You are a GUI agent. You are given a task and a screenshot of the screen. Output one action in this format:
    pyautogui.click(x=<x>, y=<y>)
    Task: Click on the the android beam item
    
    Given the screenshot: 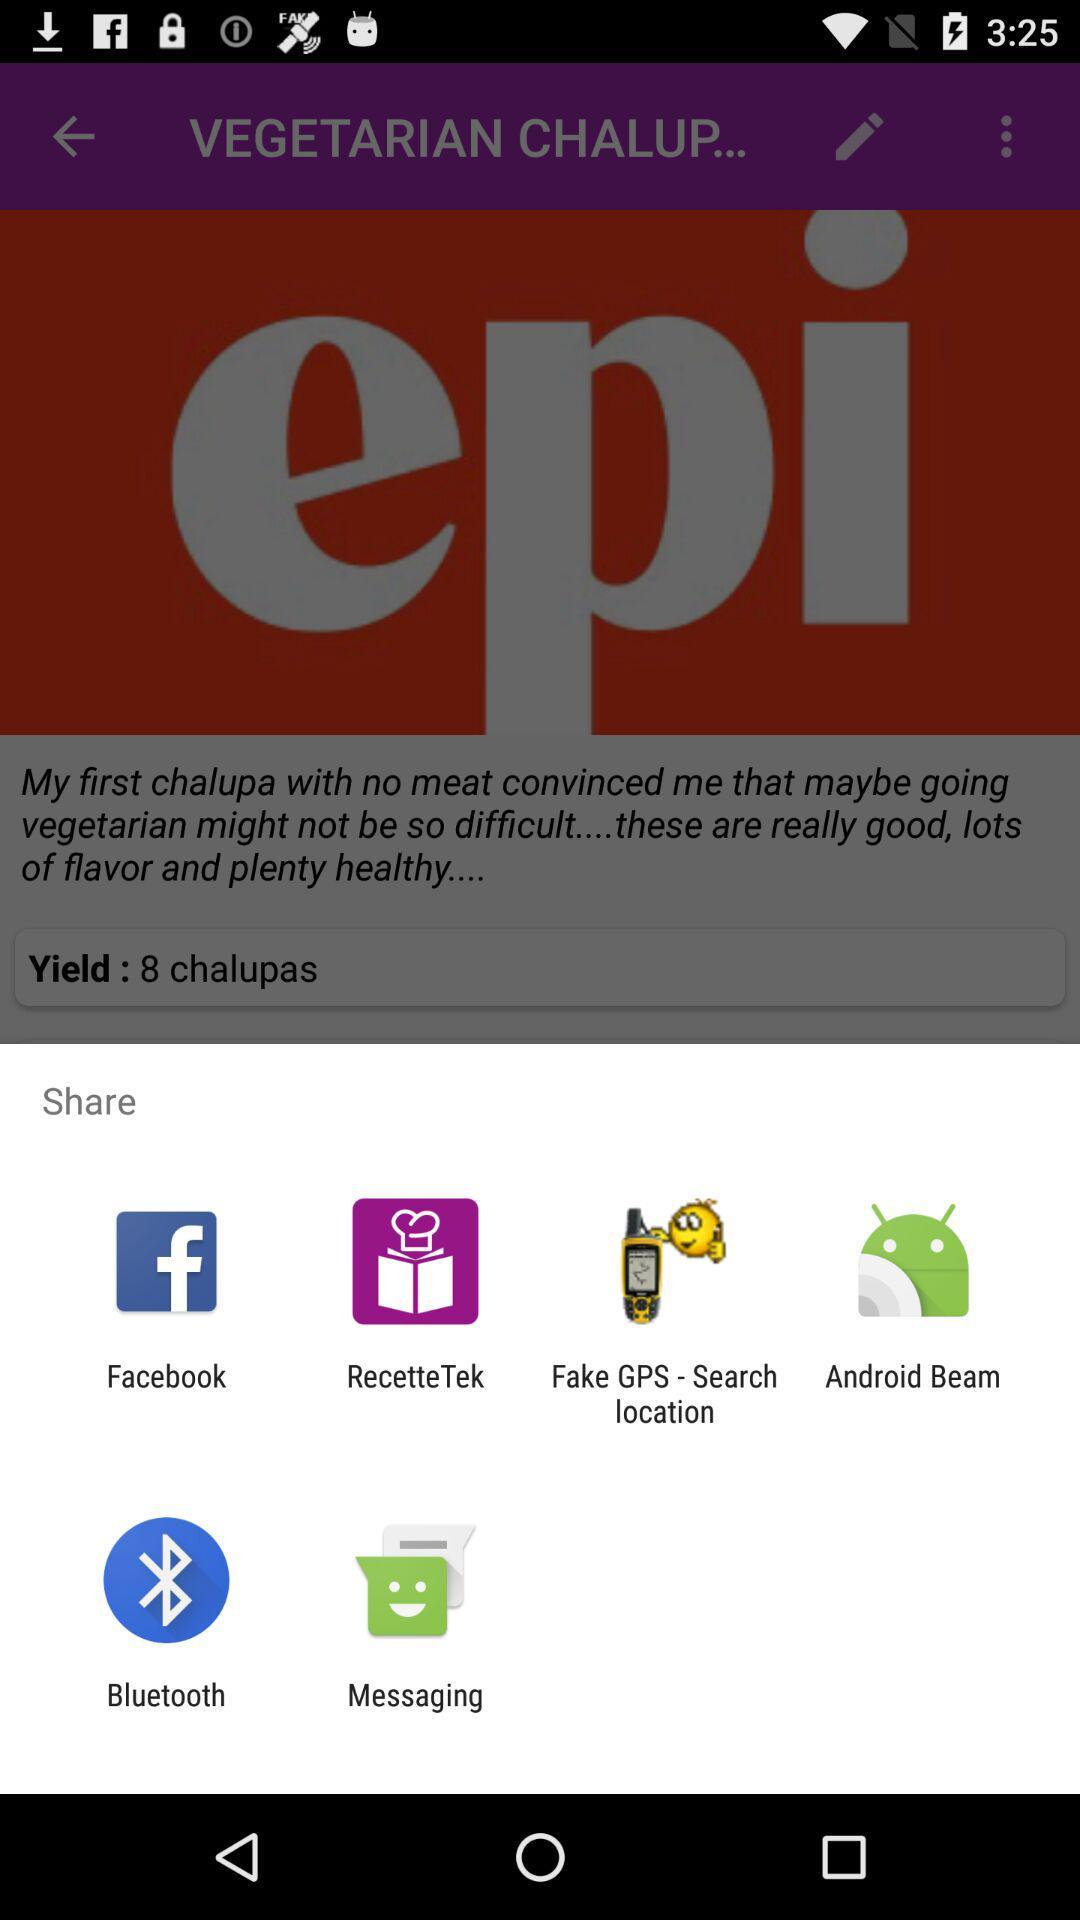 What is the action you would take?
    pyautogui.click(x=913, y=1392)
    